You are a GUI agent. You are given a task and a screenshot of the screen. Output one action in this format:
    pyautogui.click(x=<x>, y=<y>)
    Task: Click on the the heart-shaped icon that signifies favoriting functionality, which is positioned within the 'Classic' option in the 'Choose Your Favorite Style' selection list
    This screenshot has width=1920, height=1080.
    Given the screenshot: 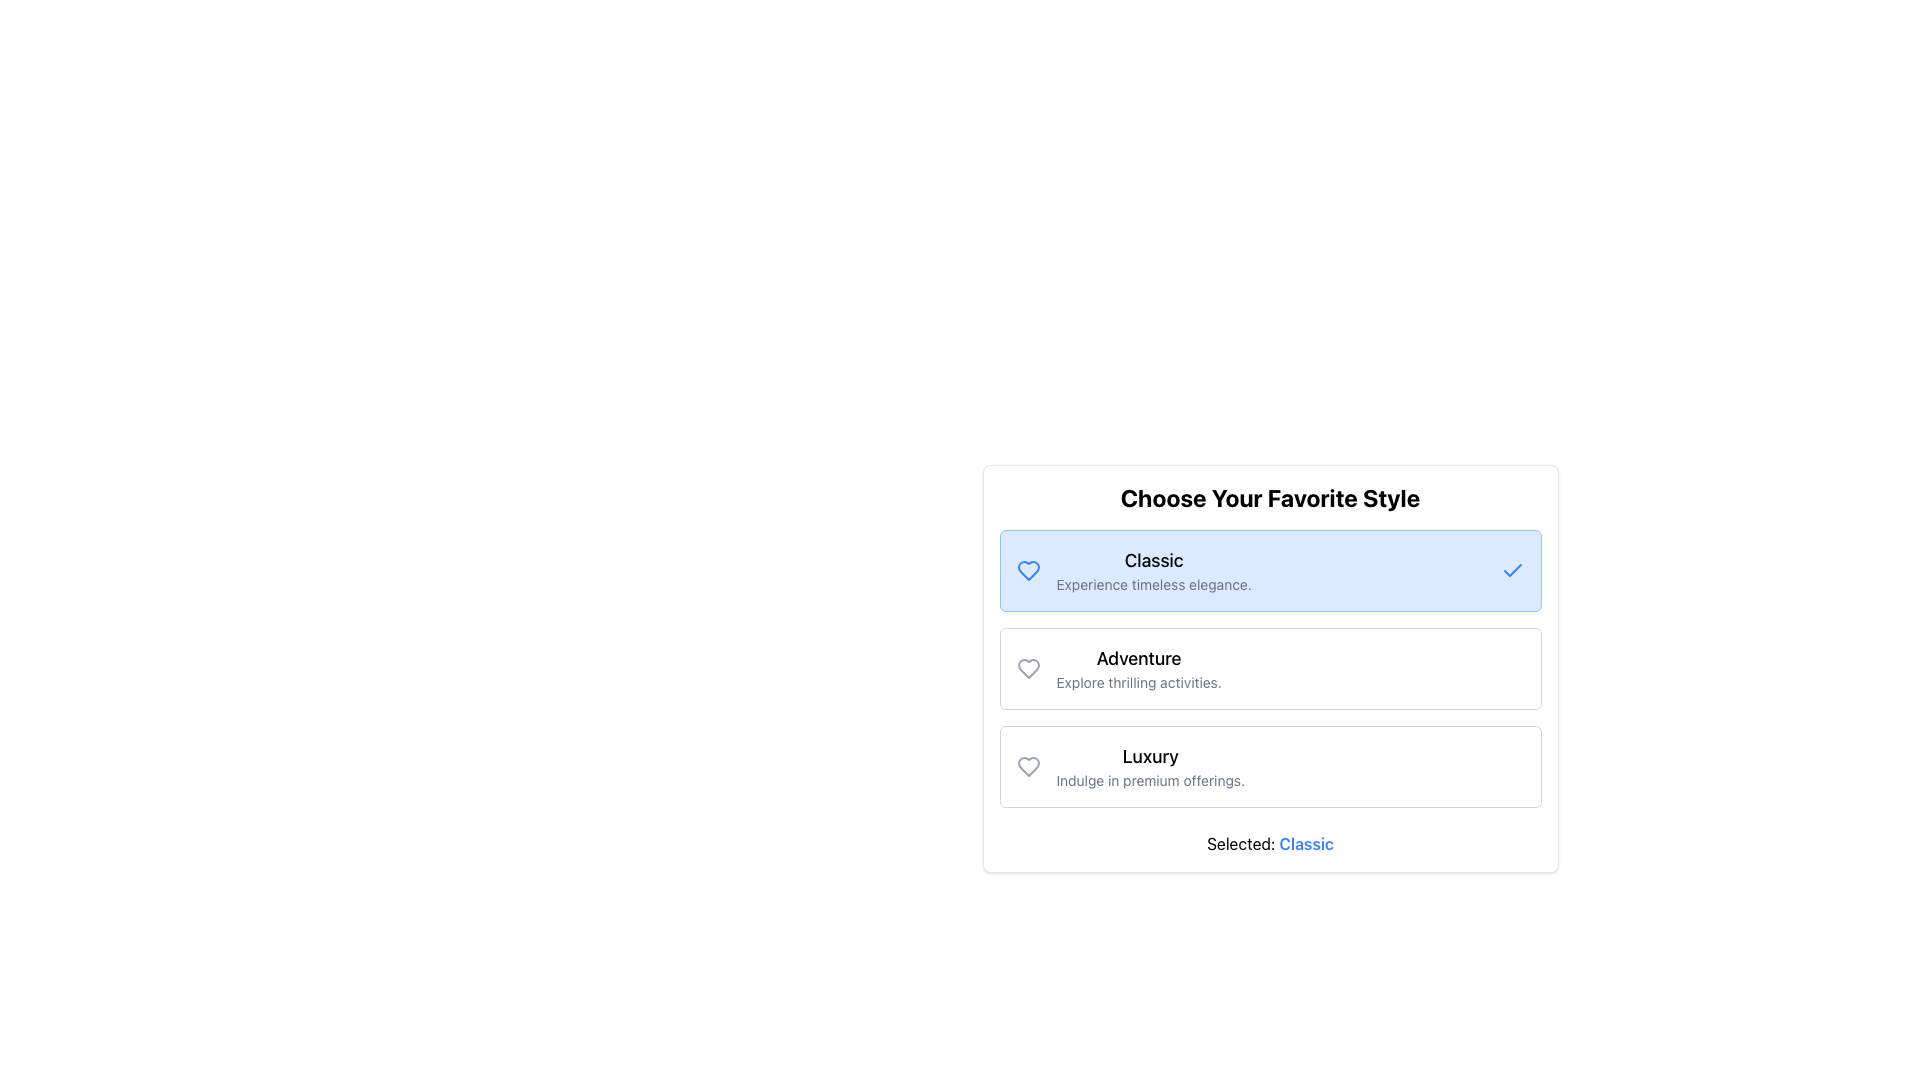 What is the action you would take?
    pyautogui.click(x=1028, y=570)
    